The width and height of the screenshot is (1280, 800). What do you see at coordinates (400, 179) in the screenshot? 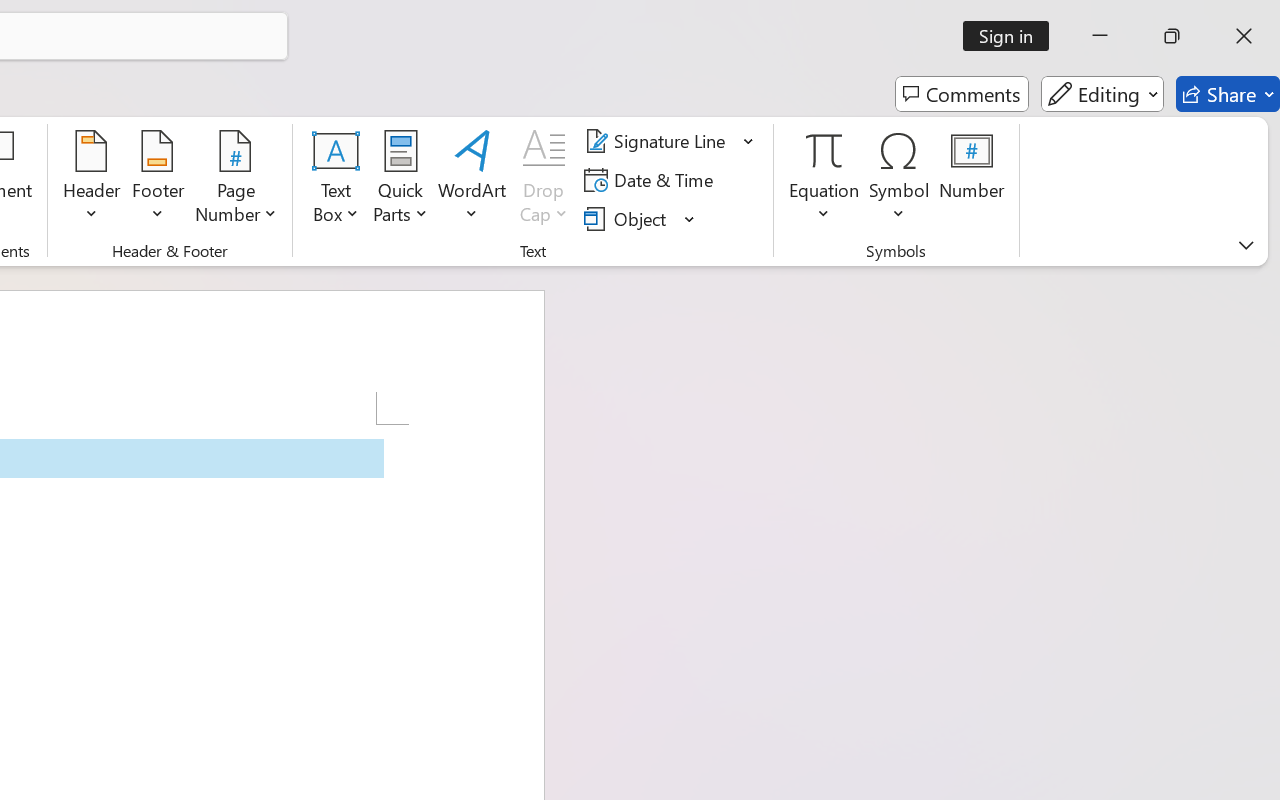
I see `'Quick Parts'` at bounding box center [400, 179].